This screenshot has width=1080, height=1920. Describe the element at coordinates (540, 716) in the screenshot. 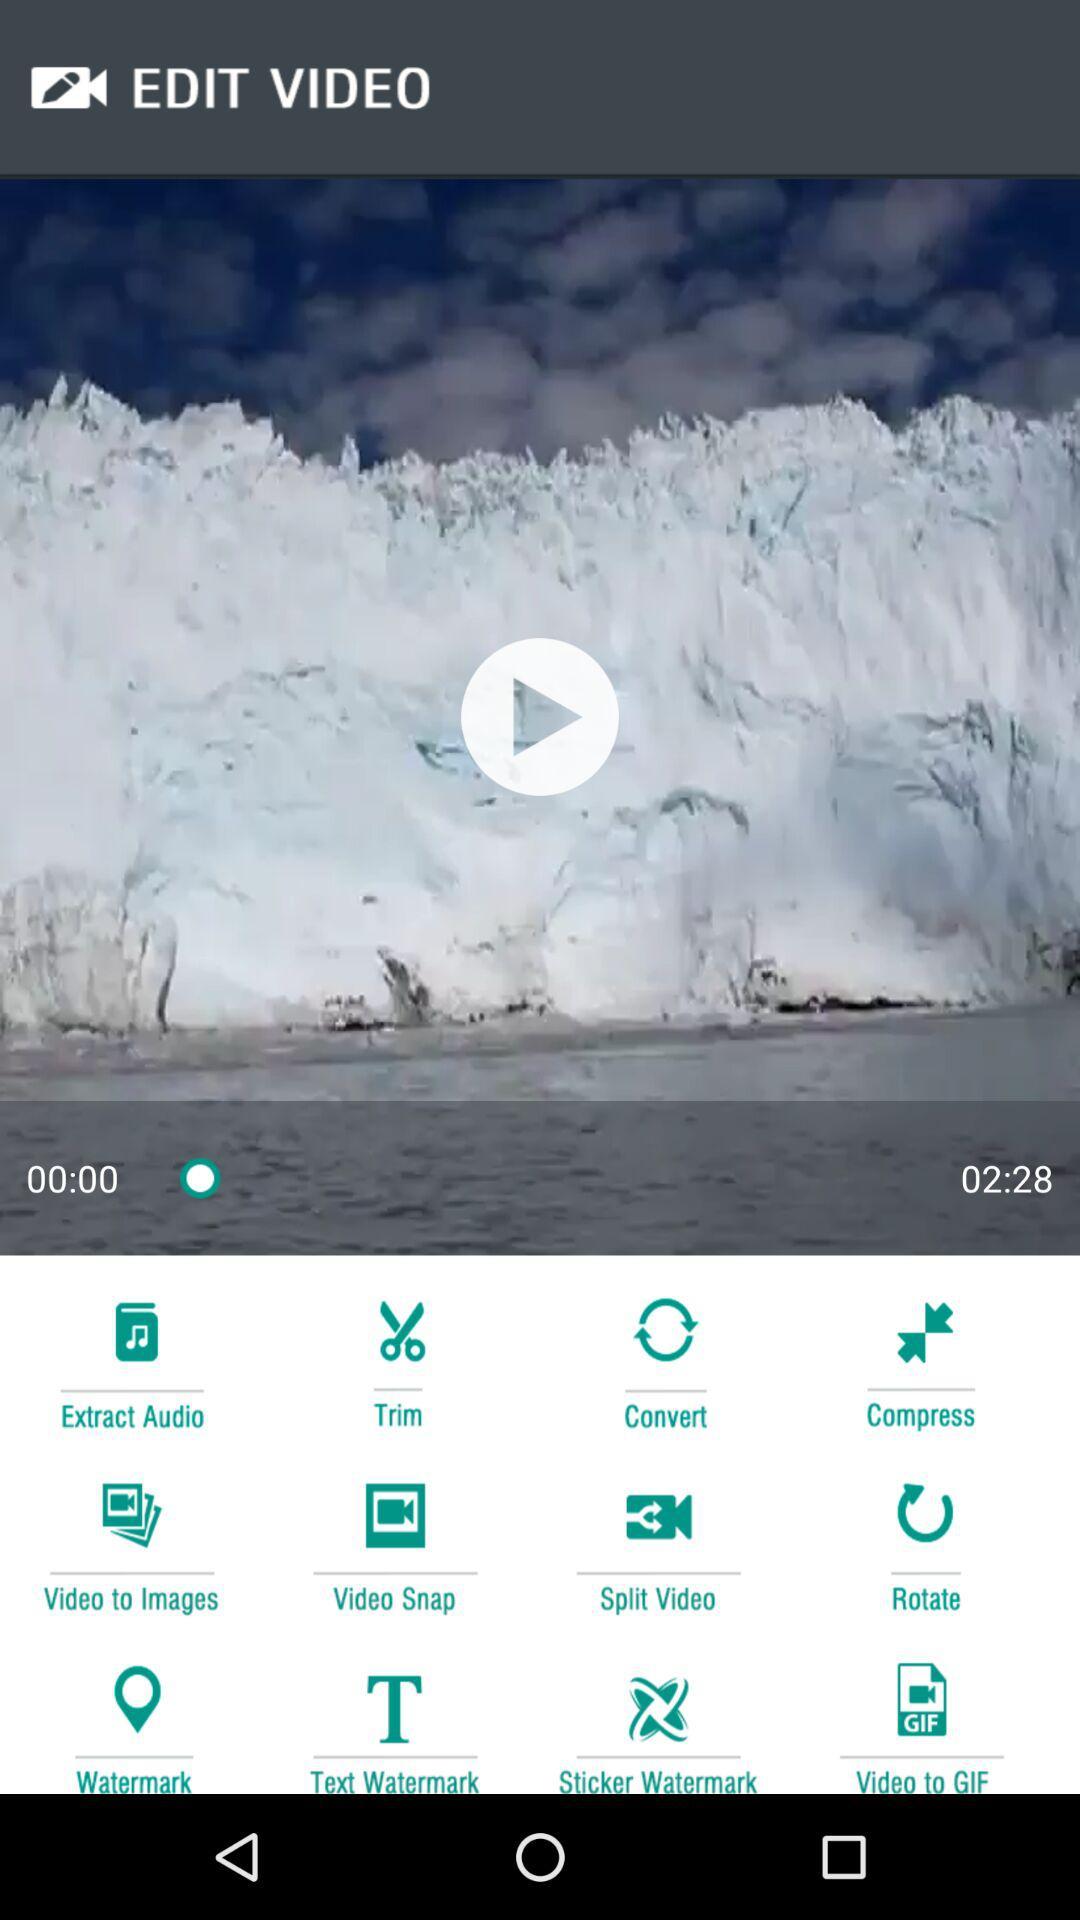

I see `play` at that location.